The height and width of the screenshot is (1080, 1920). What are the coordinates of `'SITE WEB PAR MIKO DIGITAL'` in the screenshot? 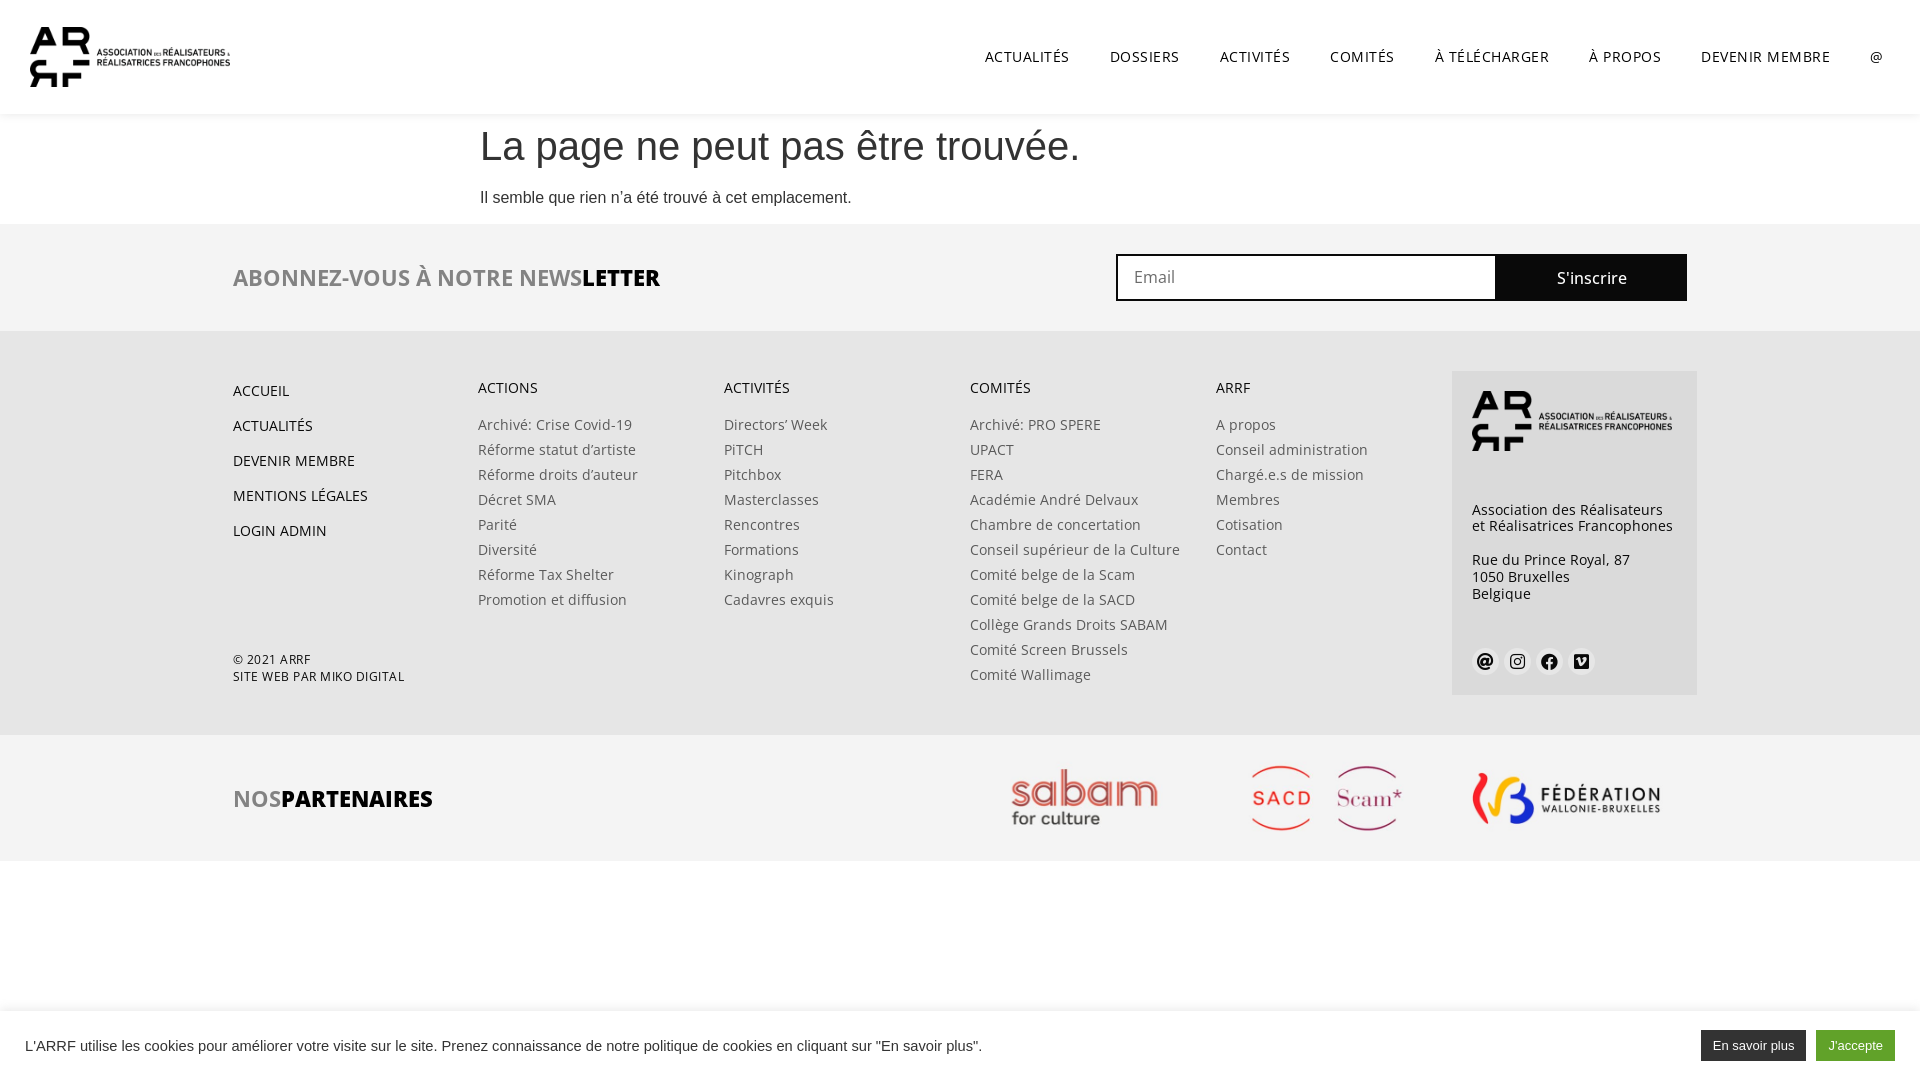 It's located at (345, 676).